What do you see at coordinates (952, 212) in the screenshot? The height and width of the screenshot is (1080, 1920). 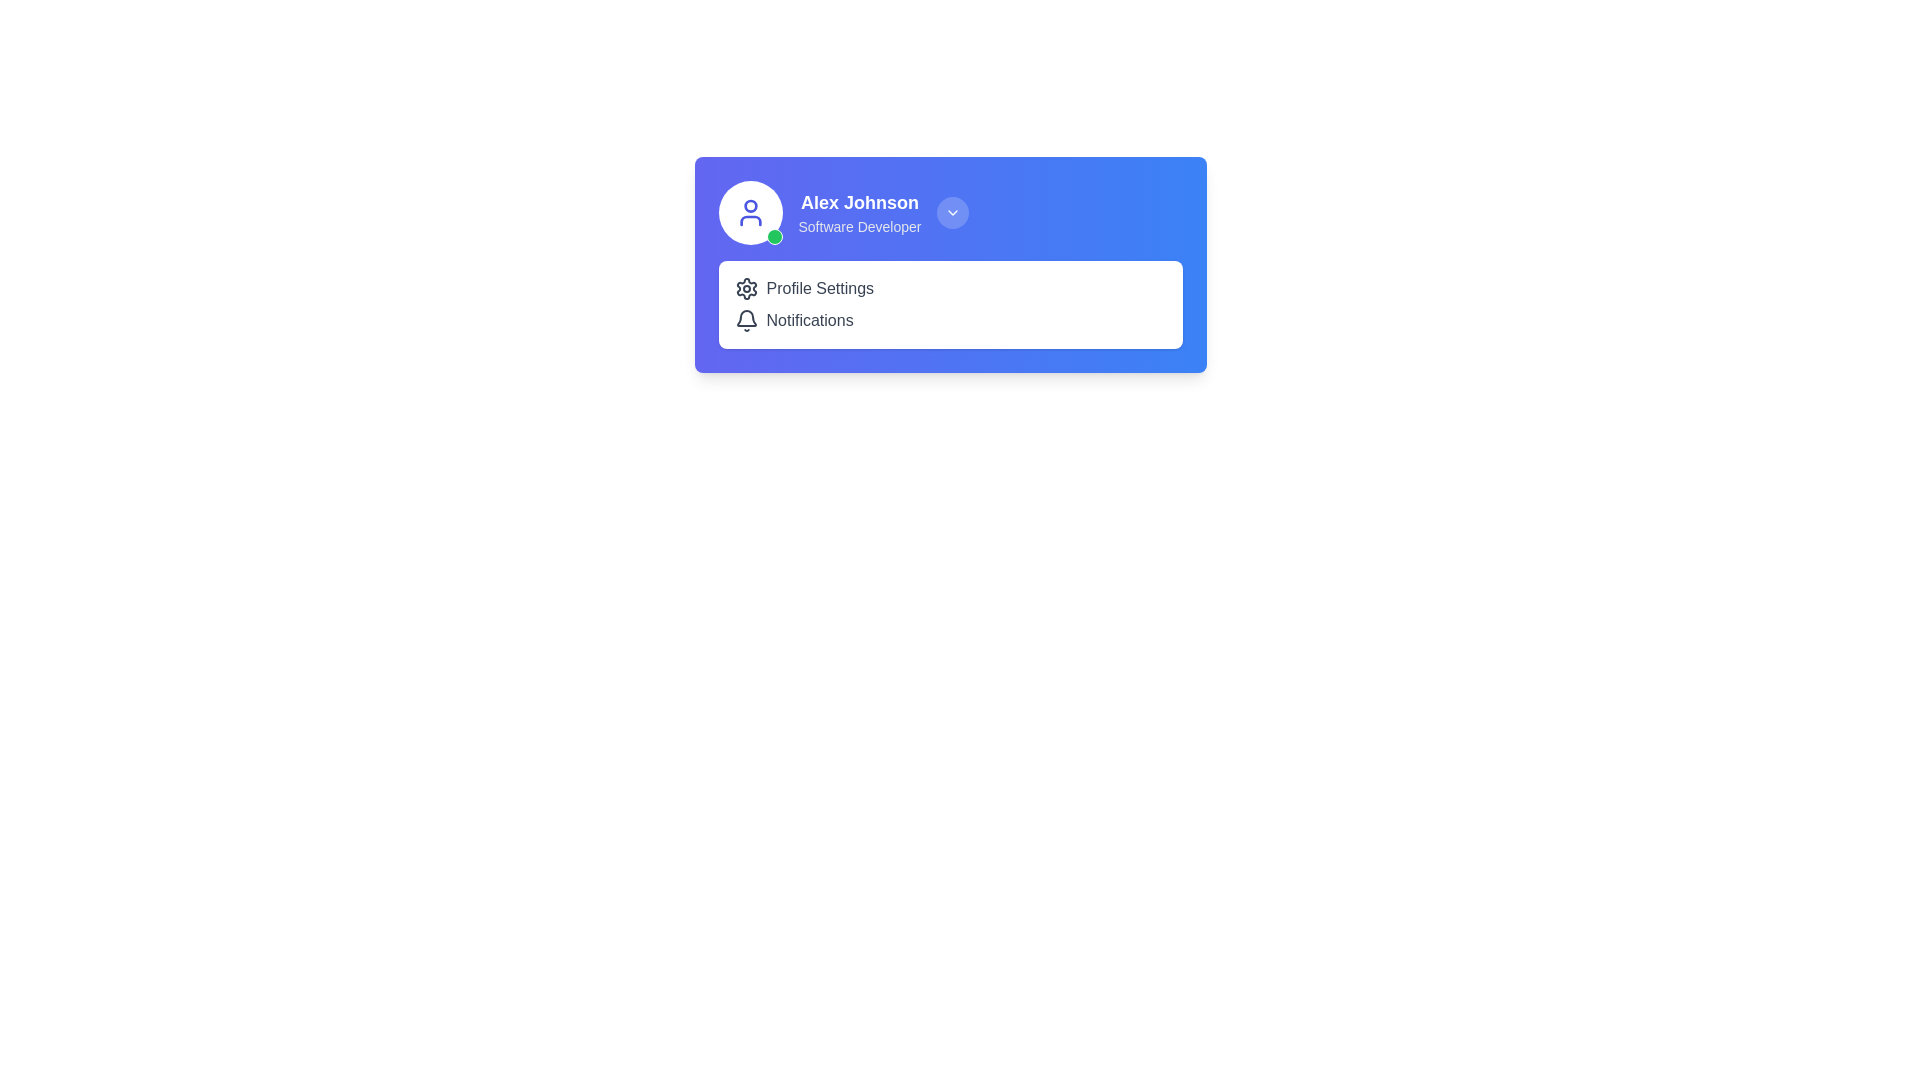 I see `the small circular button with a downward-facing chevron icon located at the top-right of the profile text 'Alex Johnson Software Developer'` at bounding box center [952, 212].